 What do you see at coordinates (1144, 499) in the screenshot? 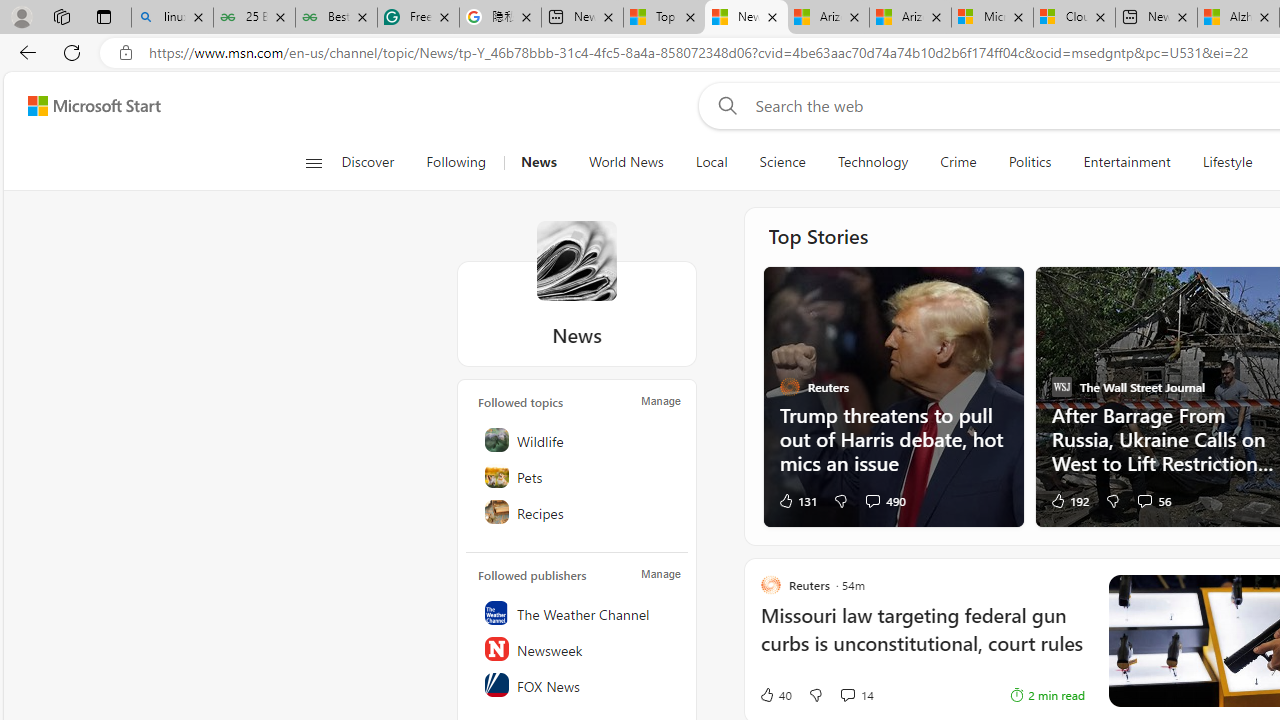
I see `'View comments 56 Comment'` at bounding box center [1144, 499].